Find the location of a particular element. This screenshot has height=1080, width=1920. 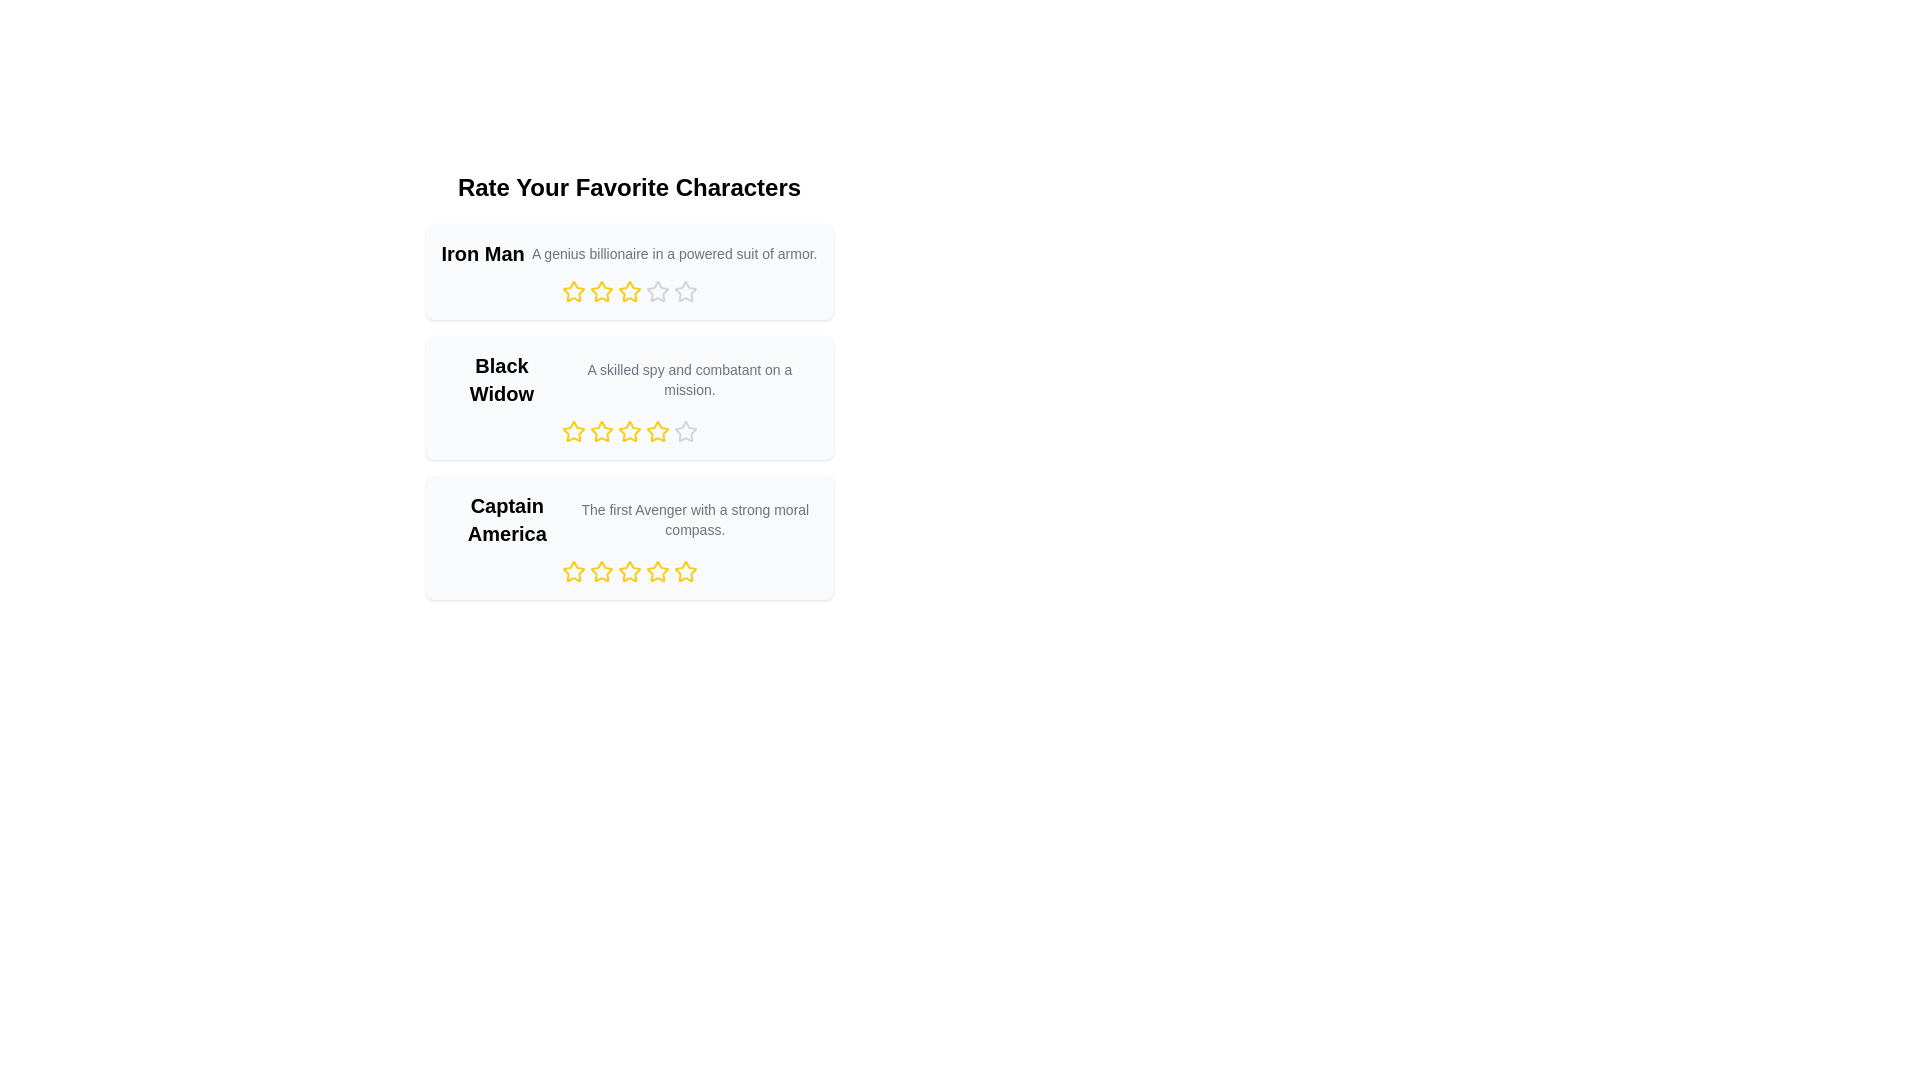

the second star icon in the rating options for the 'Black Widow' entry to assign a rating is located at coordinates (572, 431).